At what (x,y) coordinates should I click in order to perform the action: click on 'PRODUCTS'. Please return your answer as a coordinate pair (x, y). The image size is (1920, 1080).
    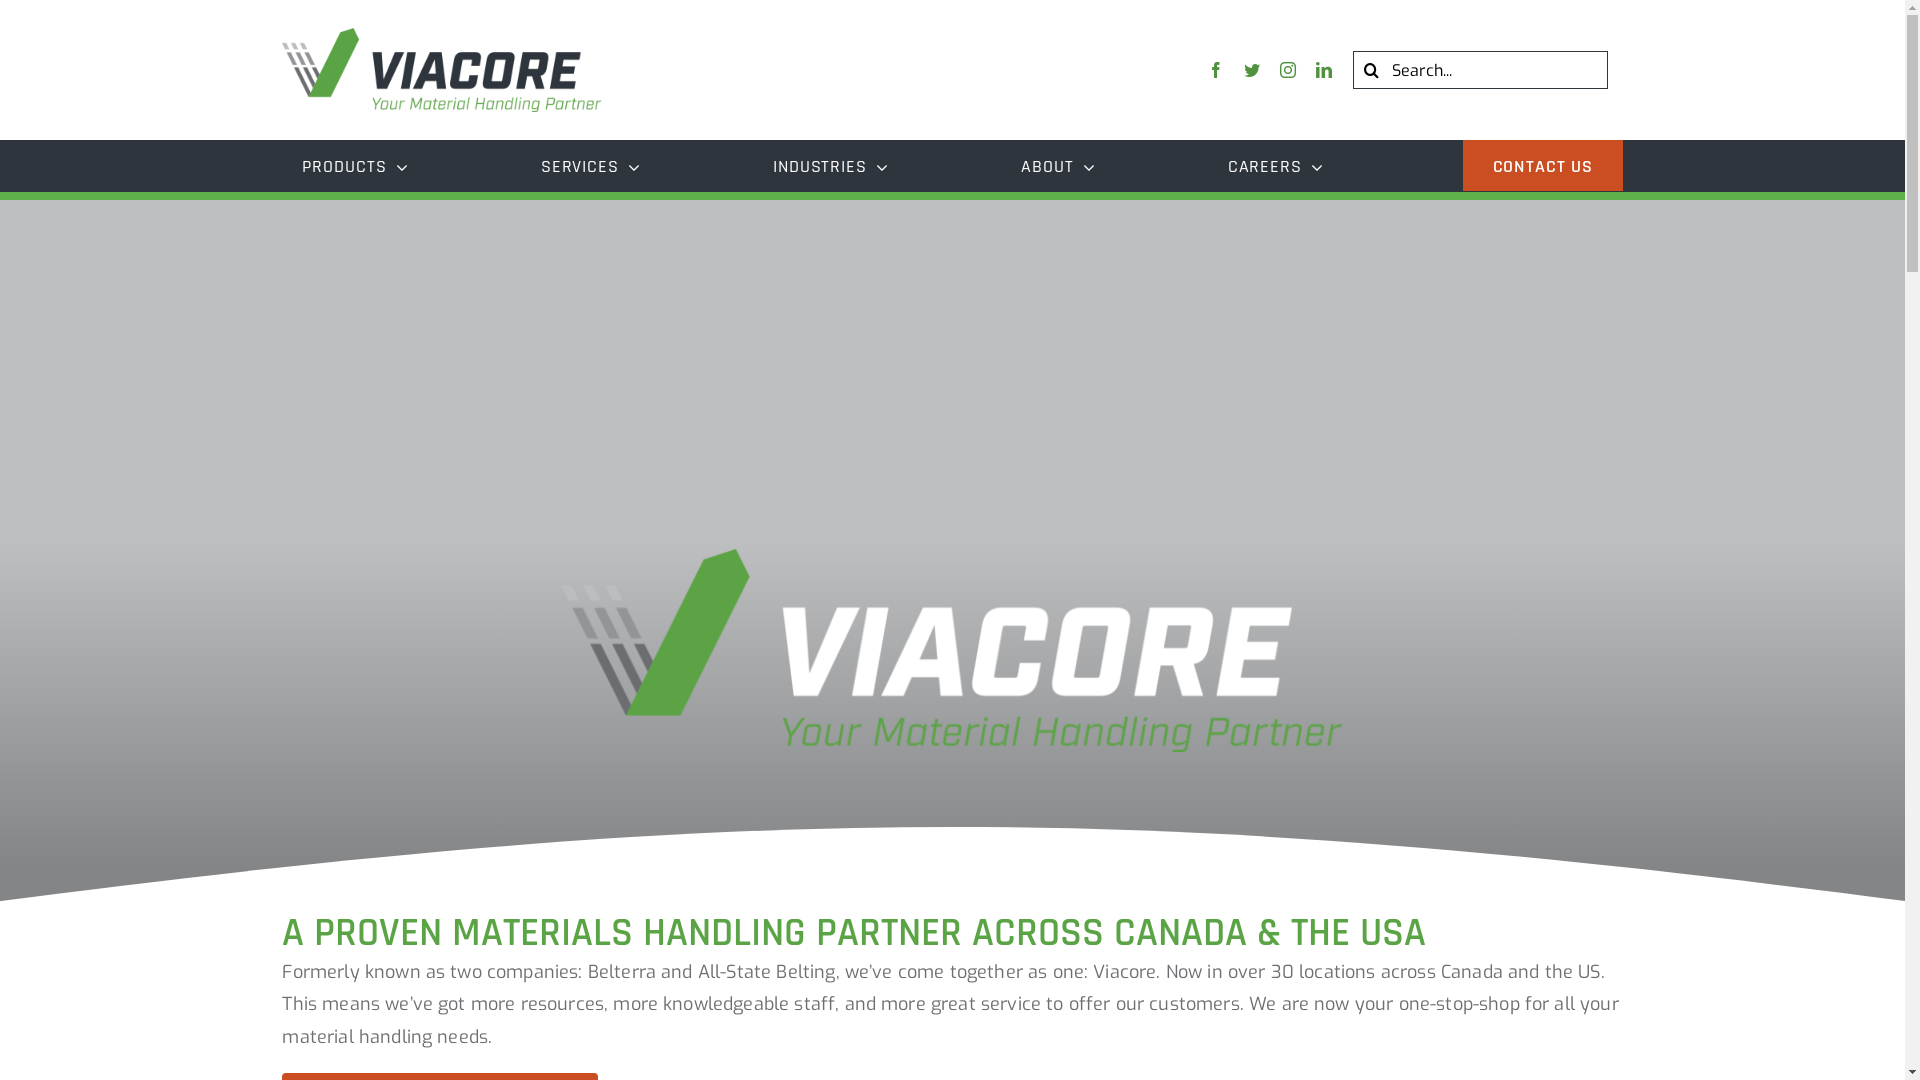
    Looking at the image, I should click on (355, 164).